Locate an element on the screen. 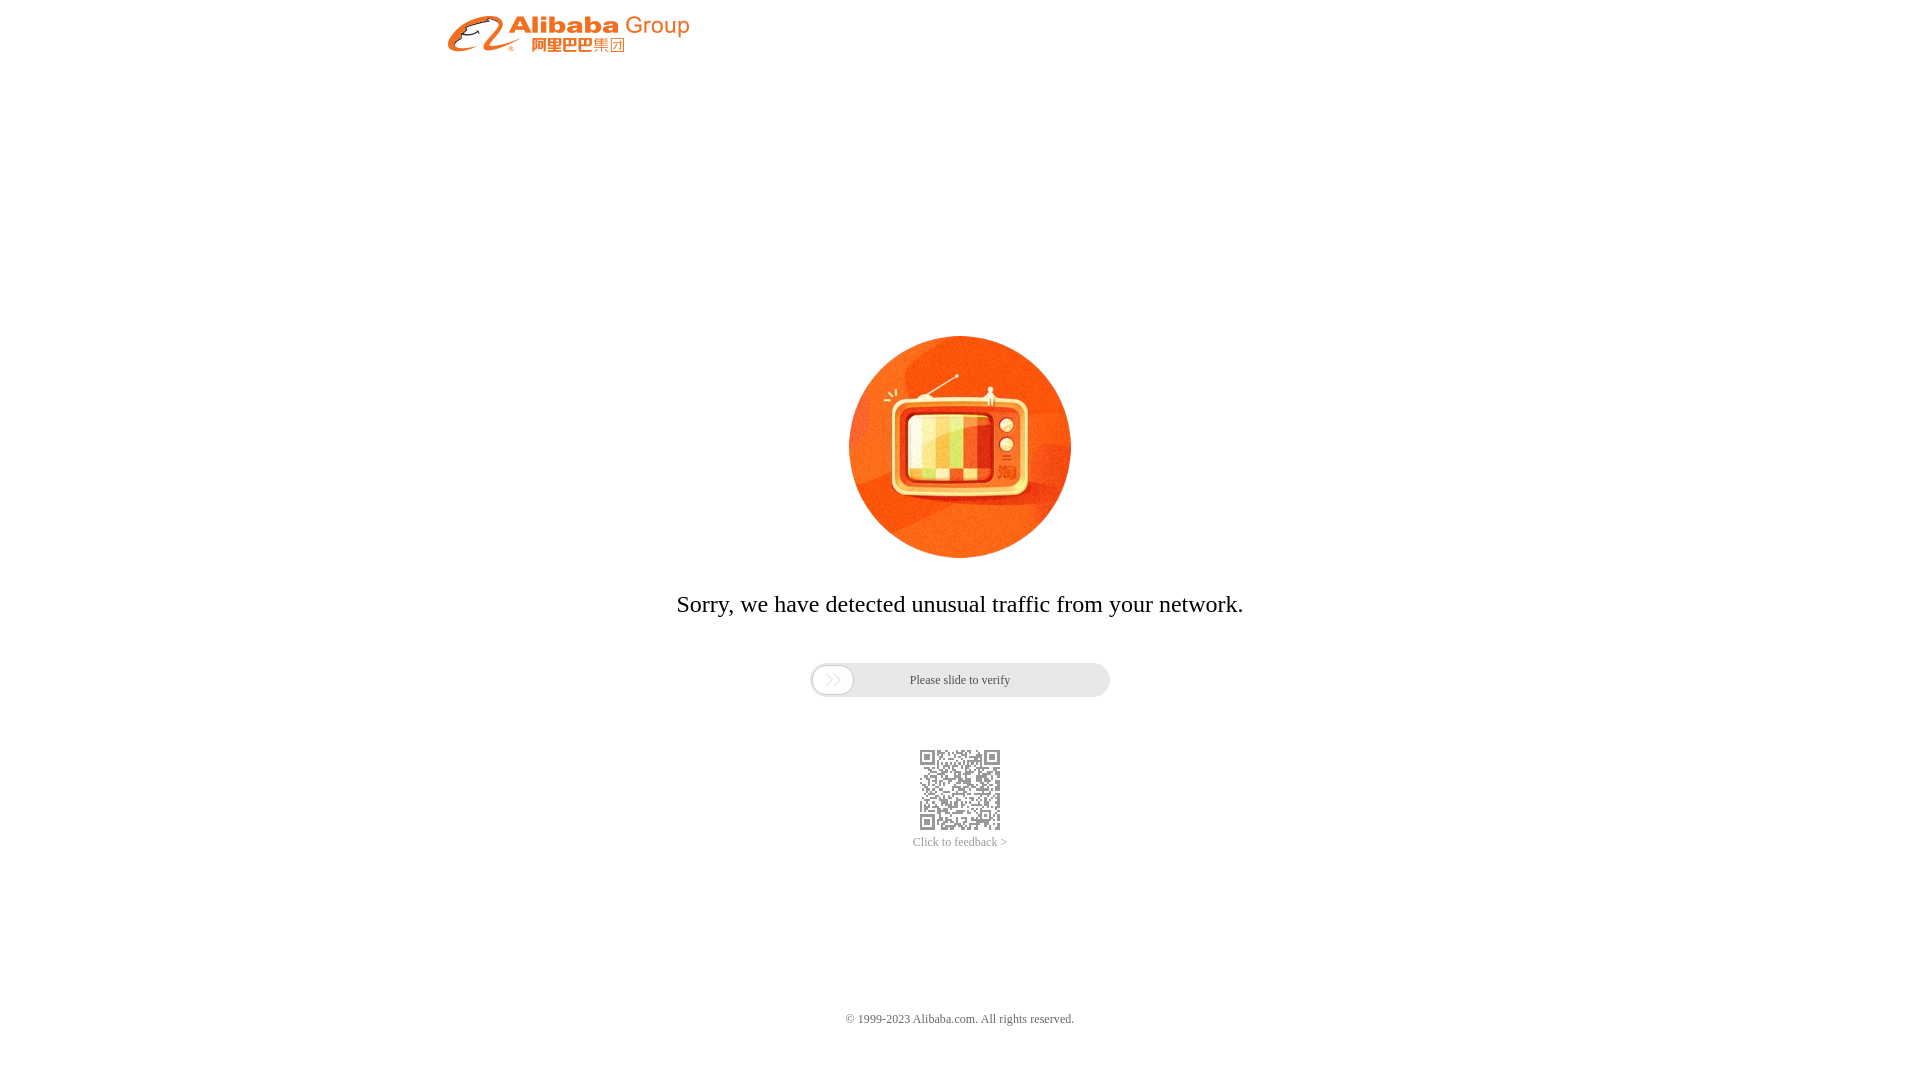  'Click to feedback >' is located at coordinates (960, 842).